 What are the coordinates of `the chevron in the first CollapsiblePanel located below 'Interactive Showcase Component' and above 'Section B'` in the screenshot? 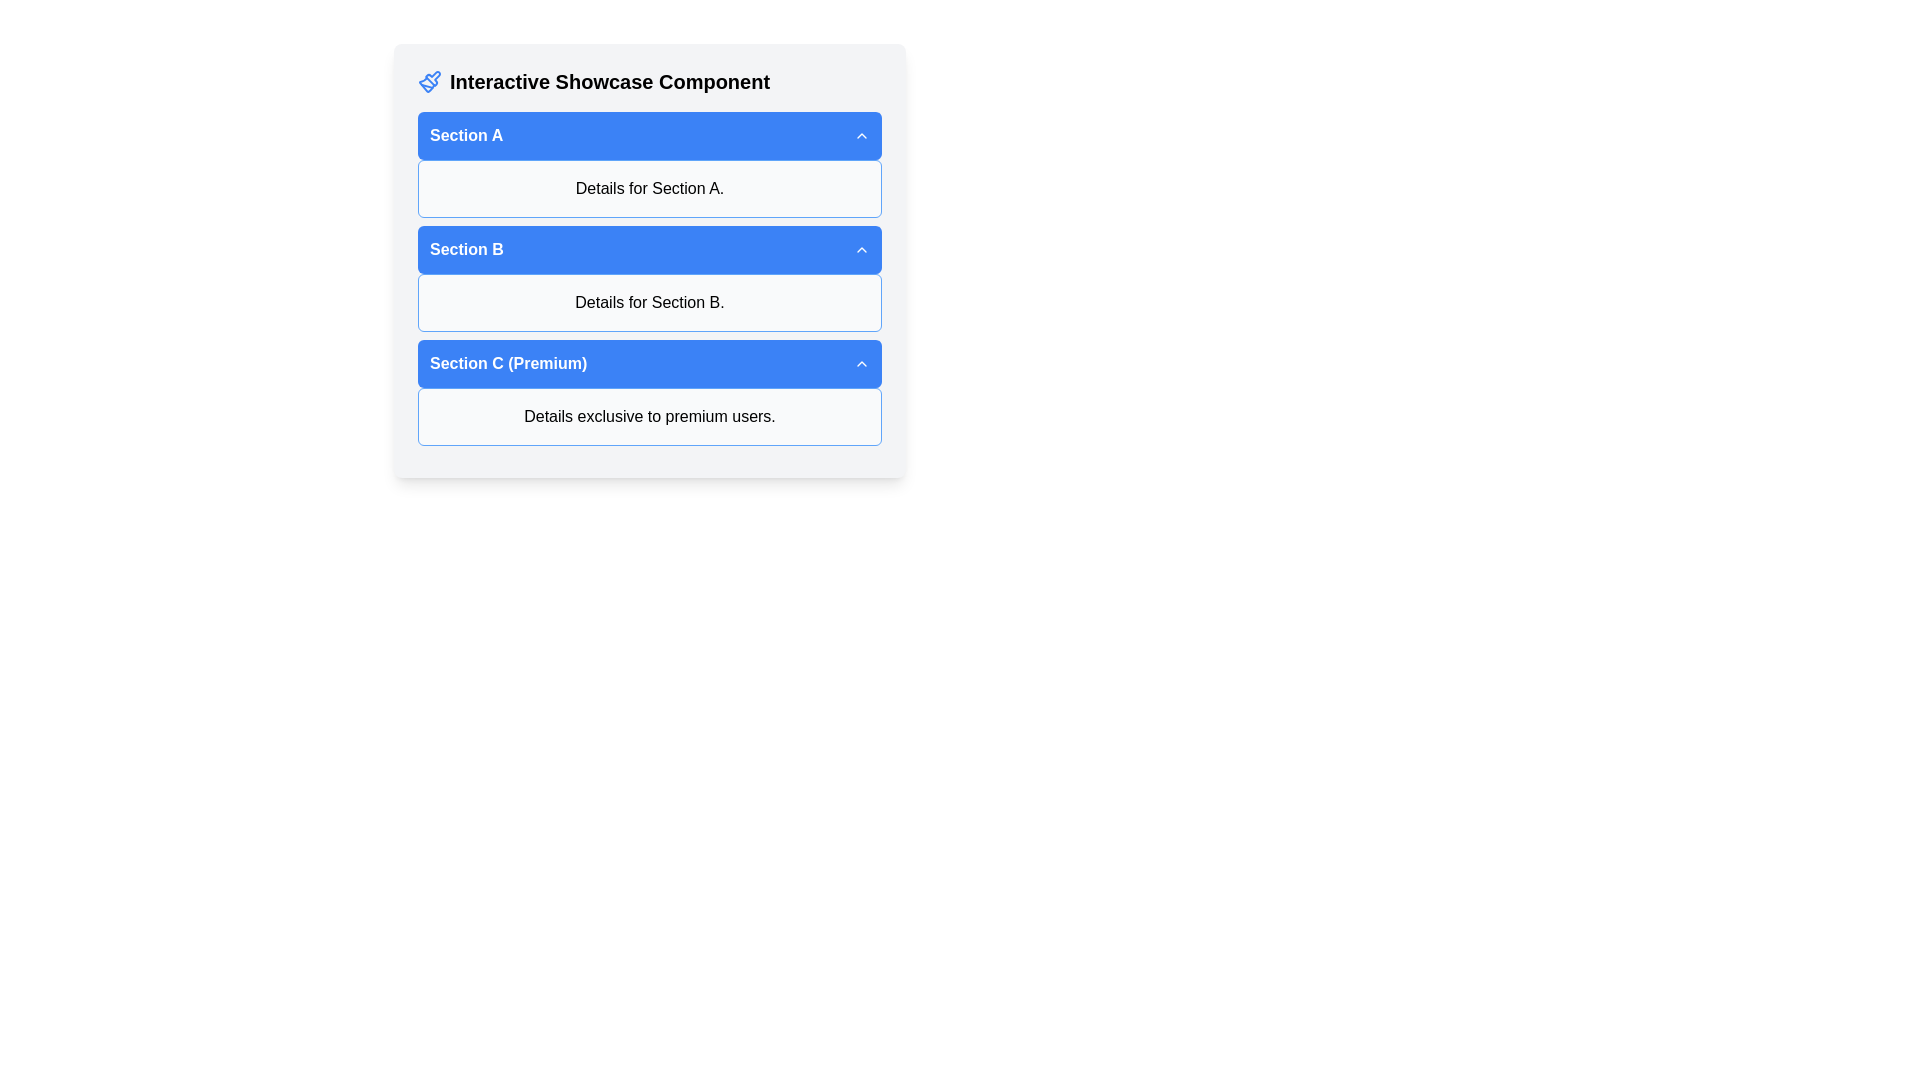 It's located at (649, 164).